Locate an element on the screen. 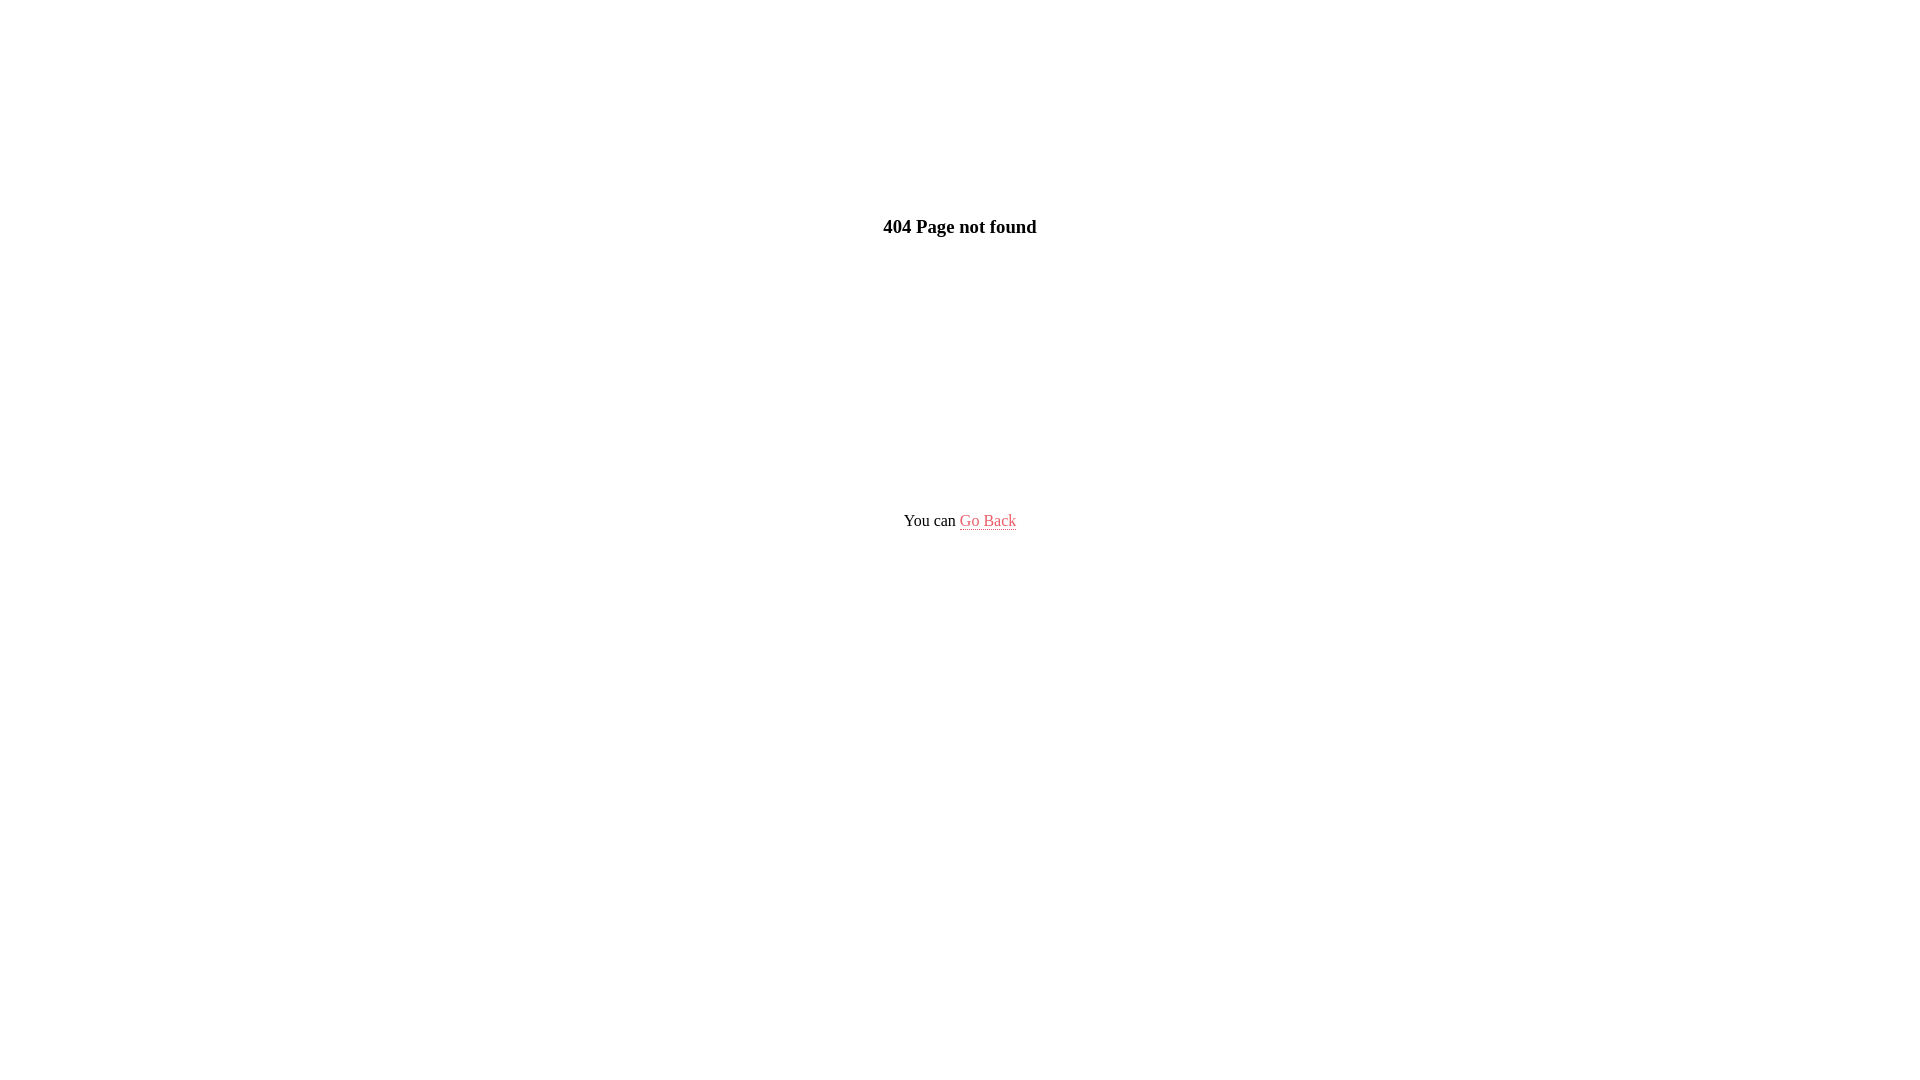  'Go Back' is located at coordinates (988, 519).